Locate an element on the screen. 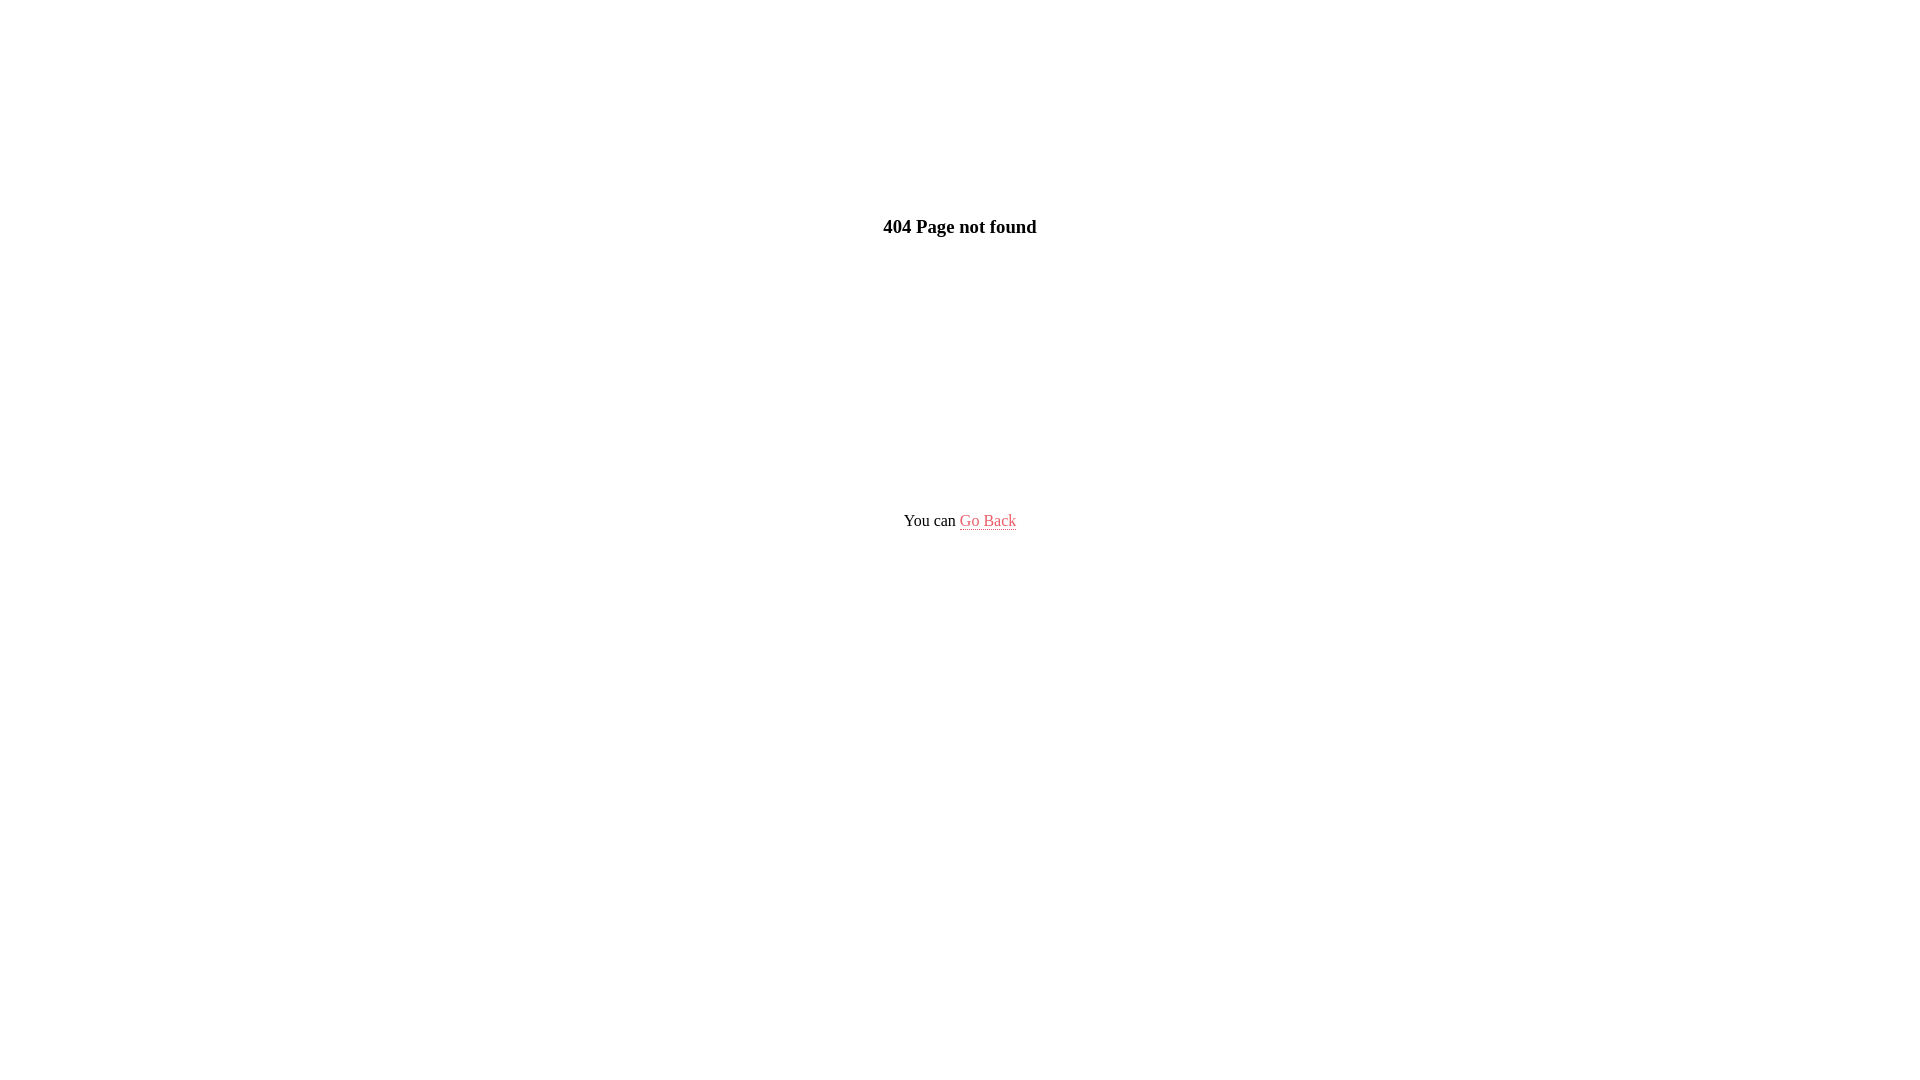  'Go Back' is located at coordinates (988, 519).